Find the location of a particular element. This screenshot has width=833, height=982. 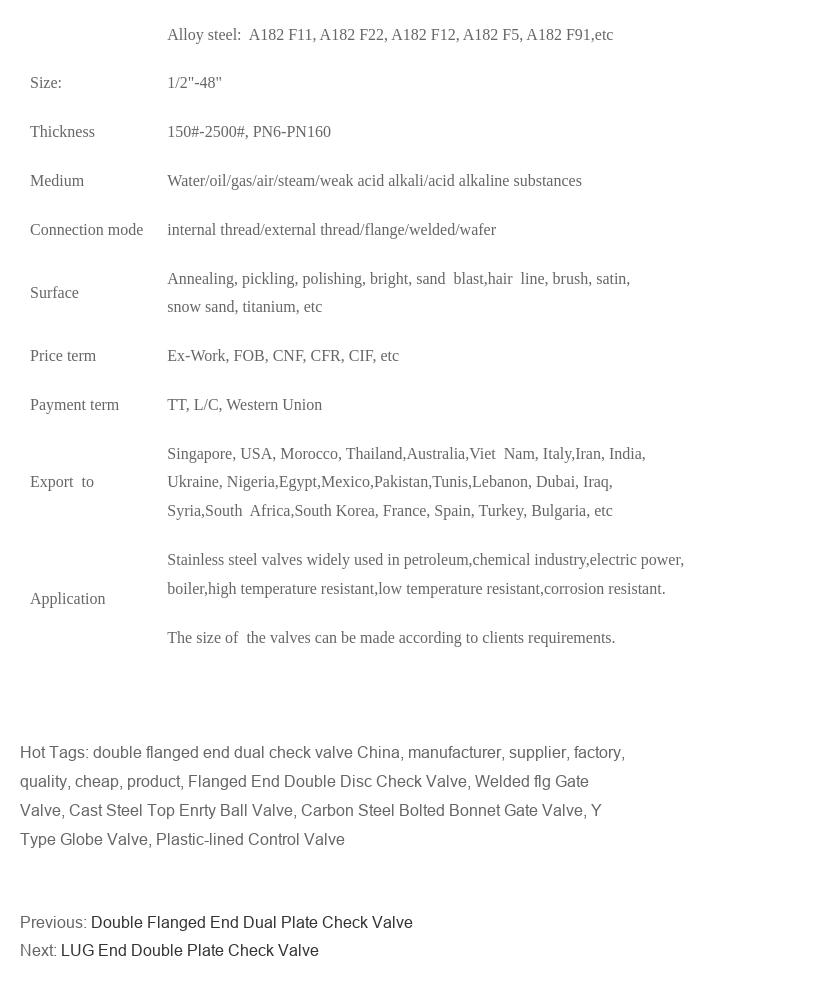

'Flanged End Double Disc Check Valve' is located at coordinates (326, 781).